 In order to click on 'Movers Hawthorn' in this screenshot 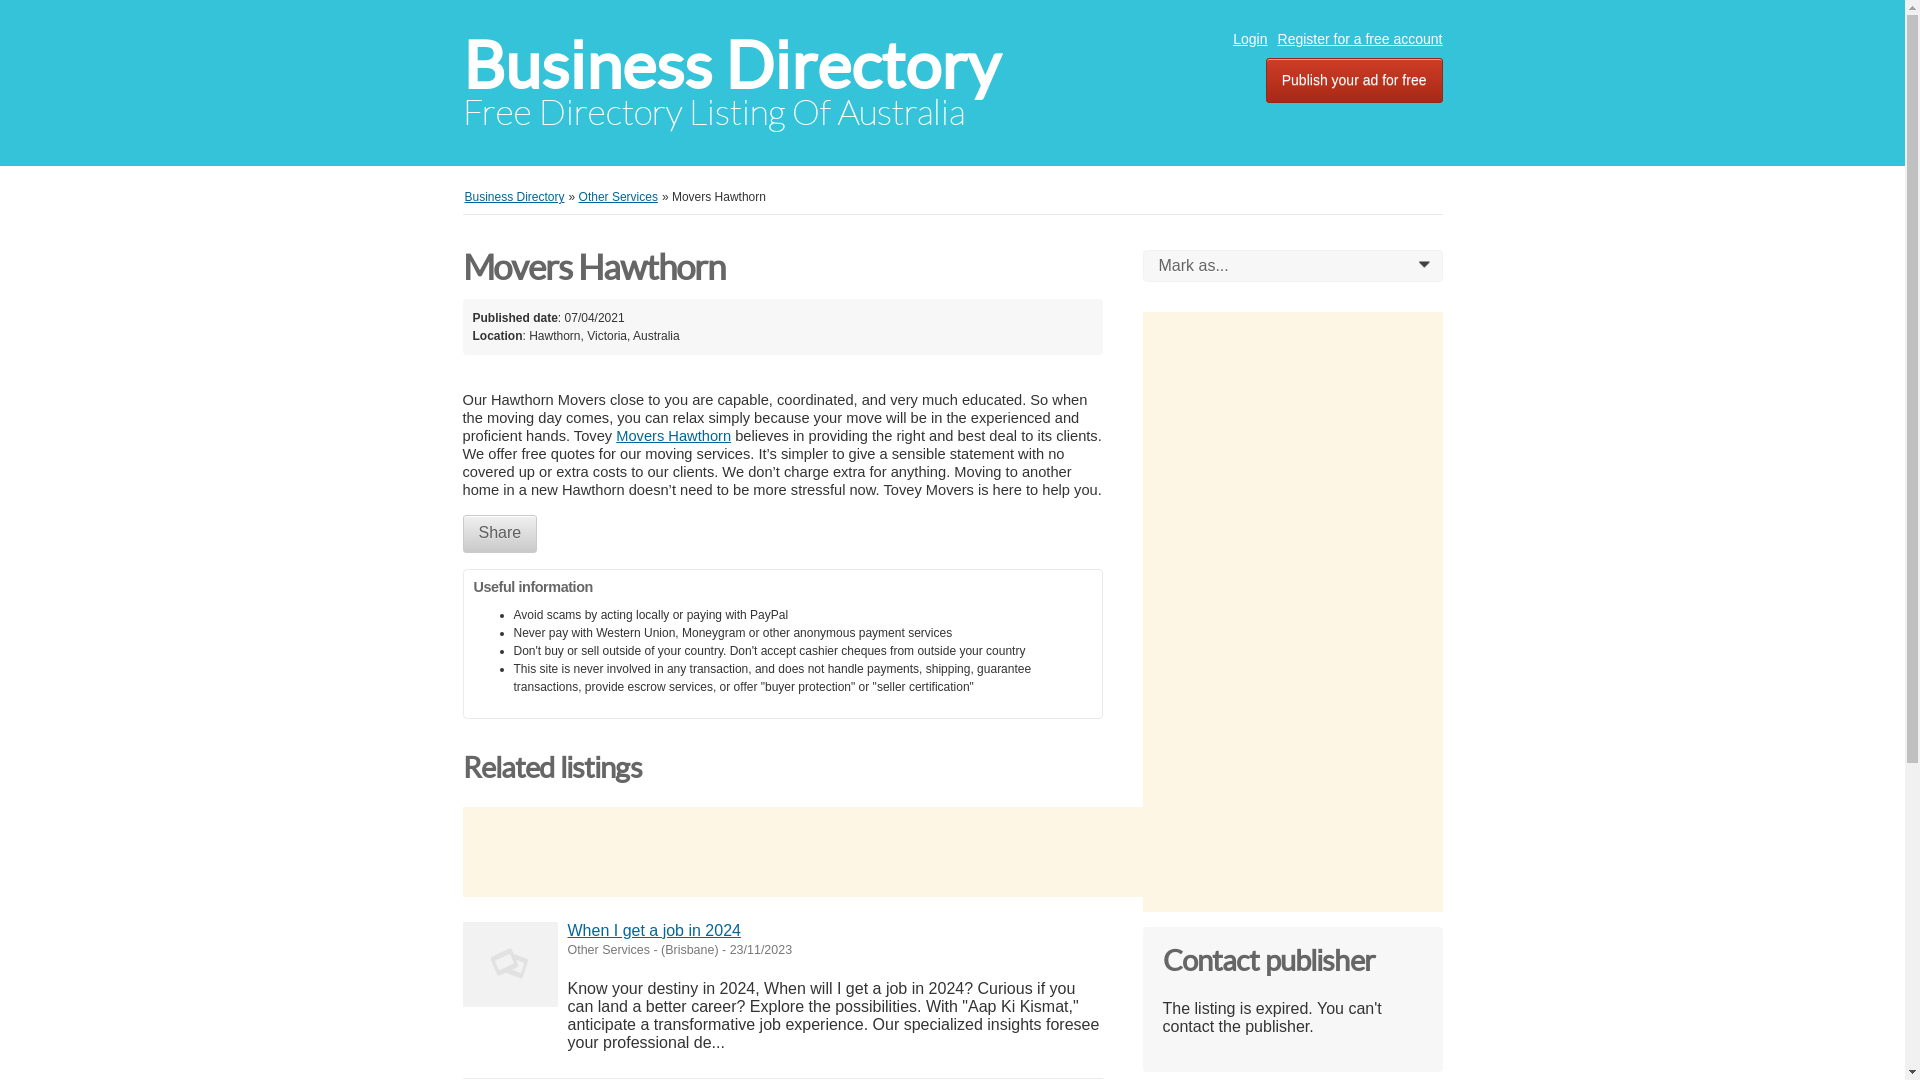, I will do `click(673, 434)`.